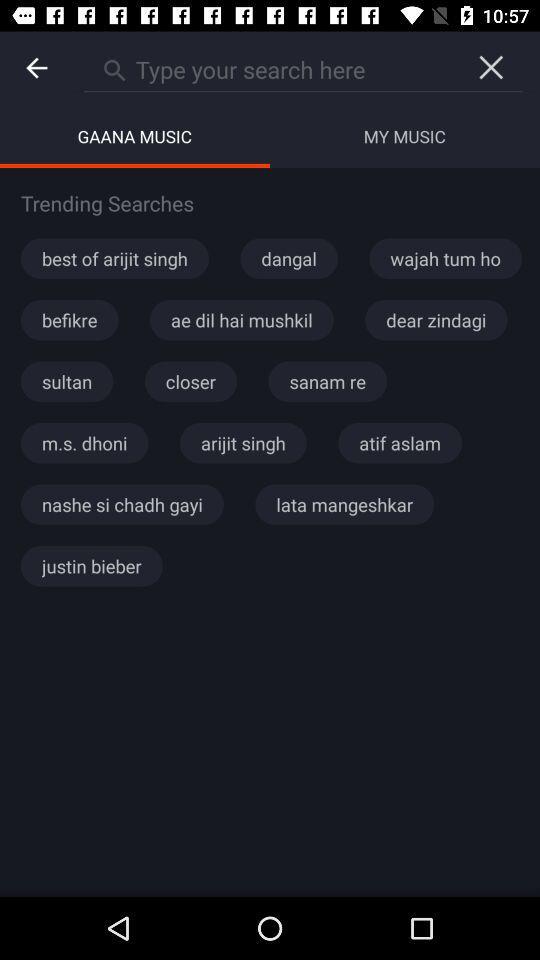 Image resolution: width=540 pixels, height=960 pixels. What do you see at coordinates (83, 443) in the screenshot?
I see `the item to the left of the arijit singh item` at bounding box center [83, 443].